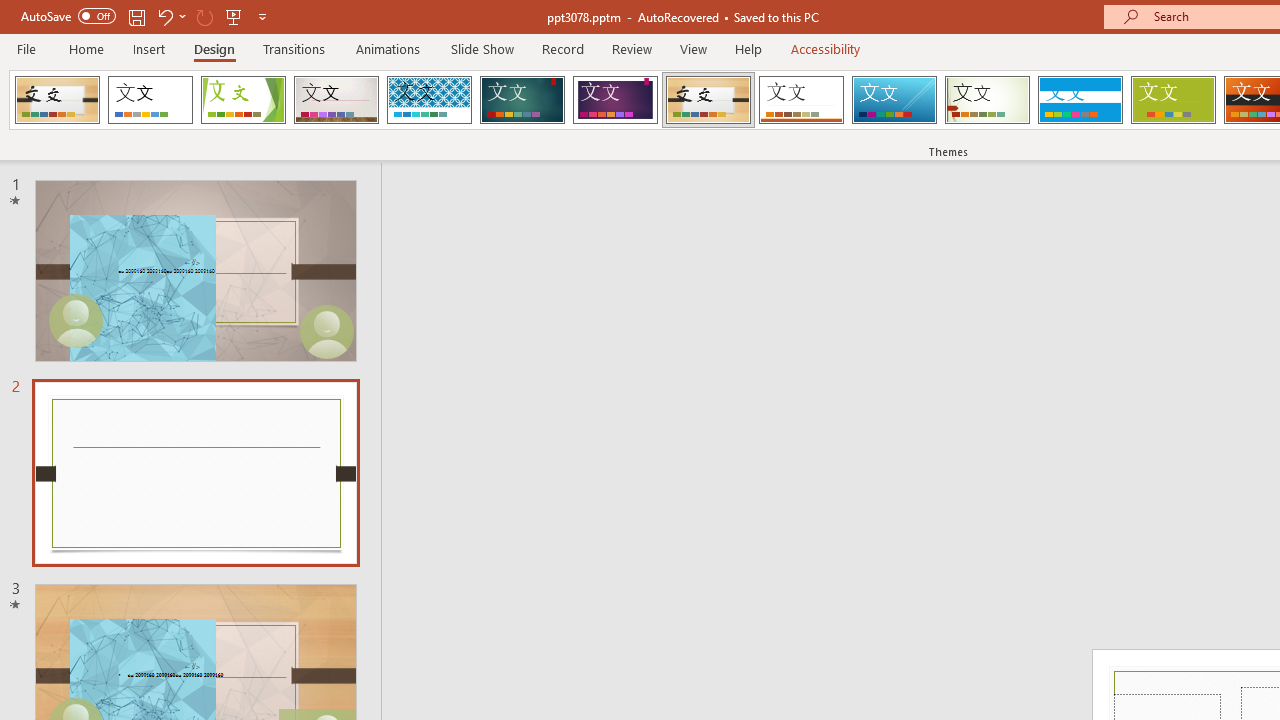 The width and height of the screenshot is (1280, 720). Describe the element at coordinates (336, 100) in the screenshot. I see `'Gallery'` at that location.